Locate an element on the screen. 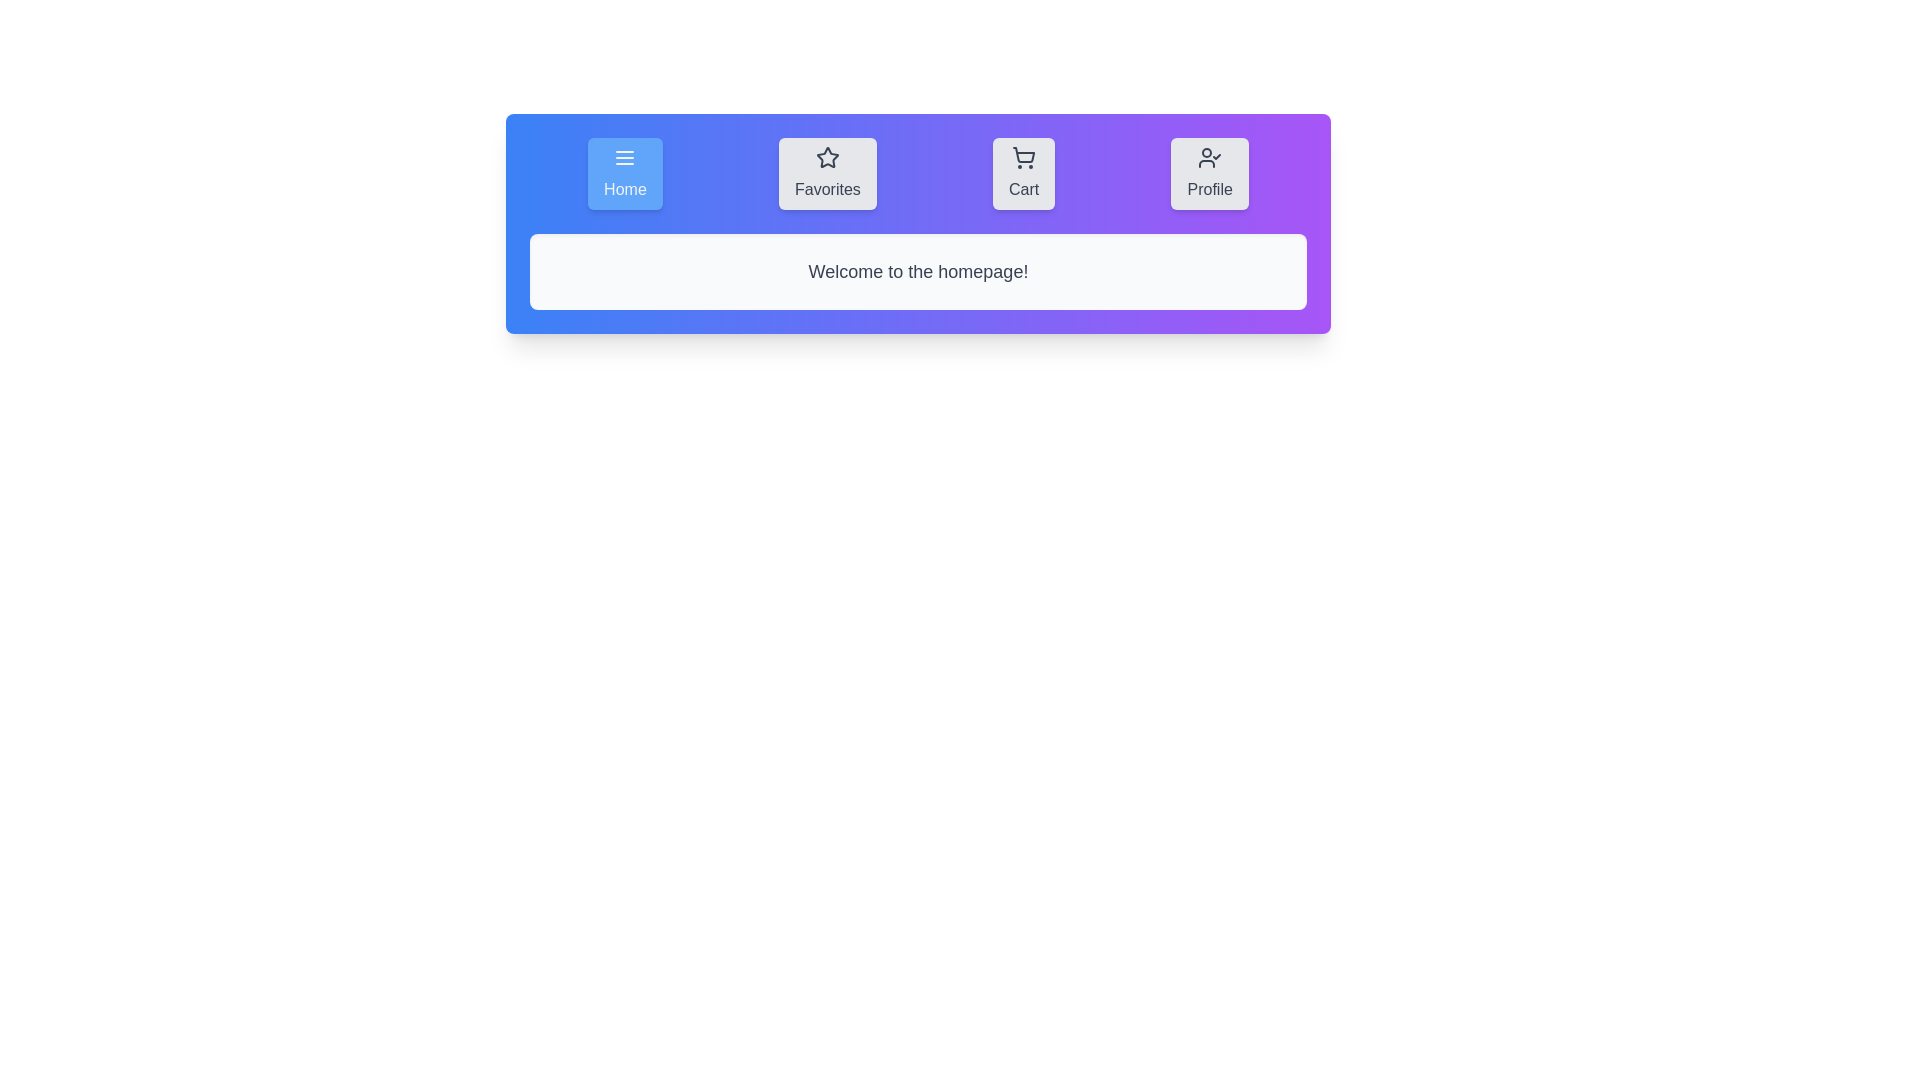 The image size is (1920, 1080). the 'Profile' text label, which serves as a navigation option for the 'Profile' button in the horizontal menu bar is located at coordinates (1209, 189).